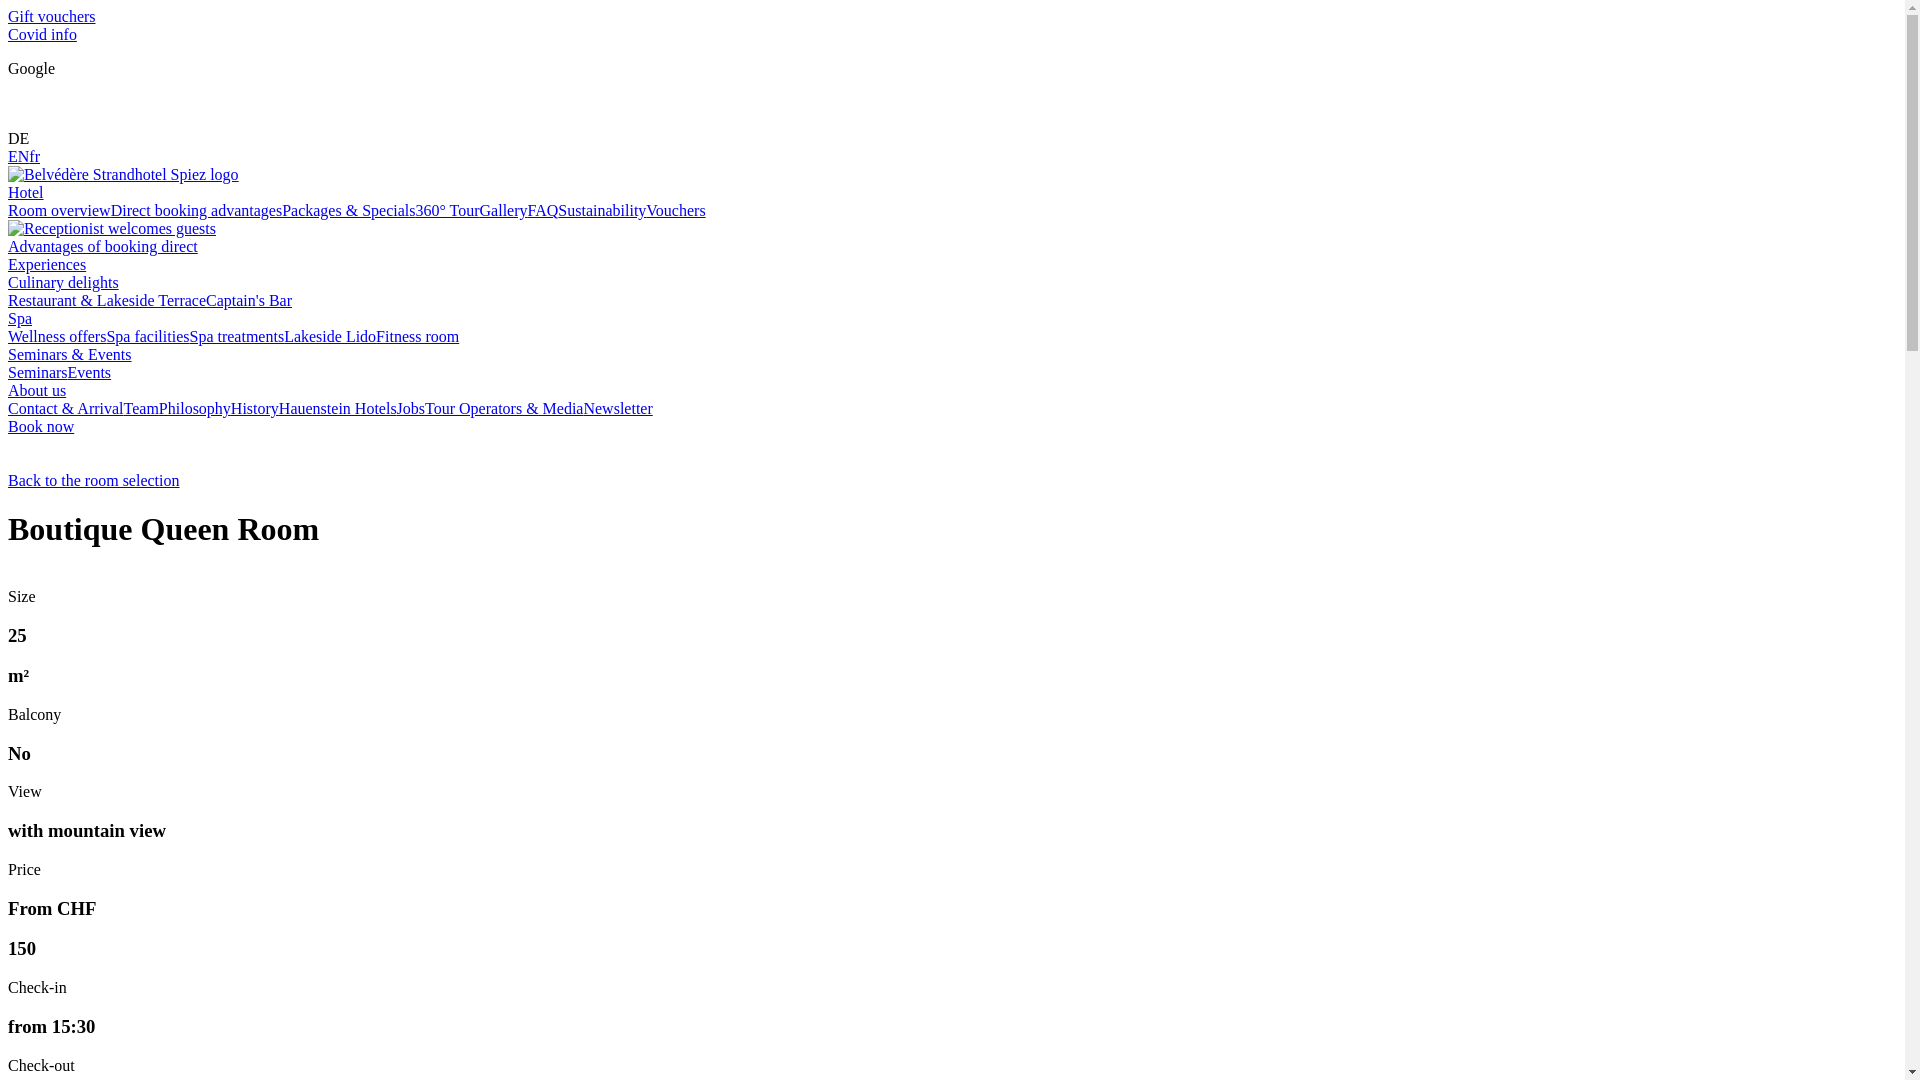  Describe the element at coordinates (28, 155) in the screenshot. I see `'fr'` at that location.